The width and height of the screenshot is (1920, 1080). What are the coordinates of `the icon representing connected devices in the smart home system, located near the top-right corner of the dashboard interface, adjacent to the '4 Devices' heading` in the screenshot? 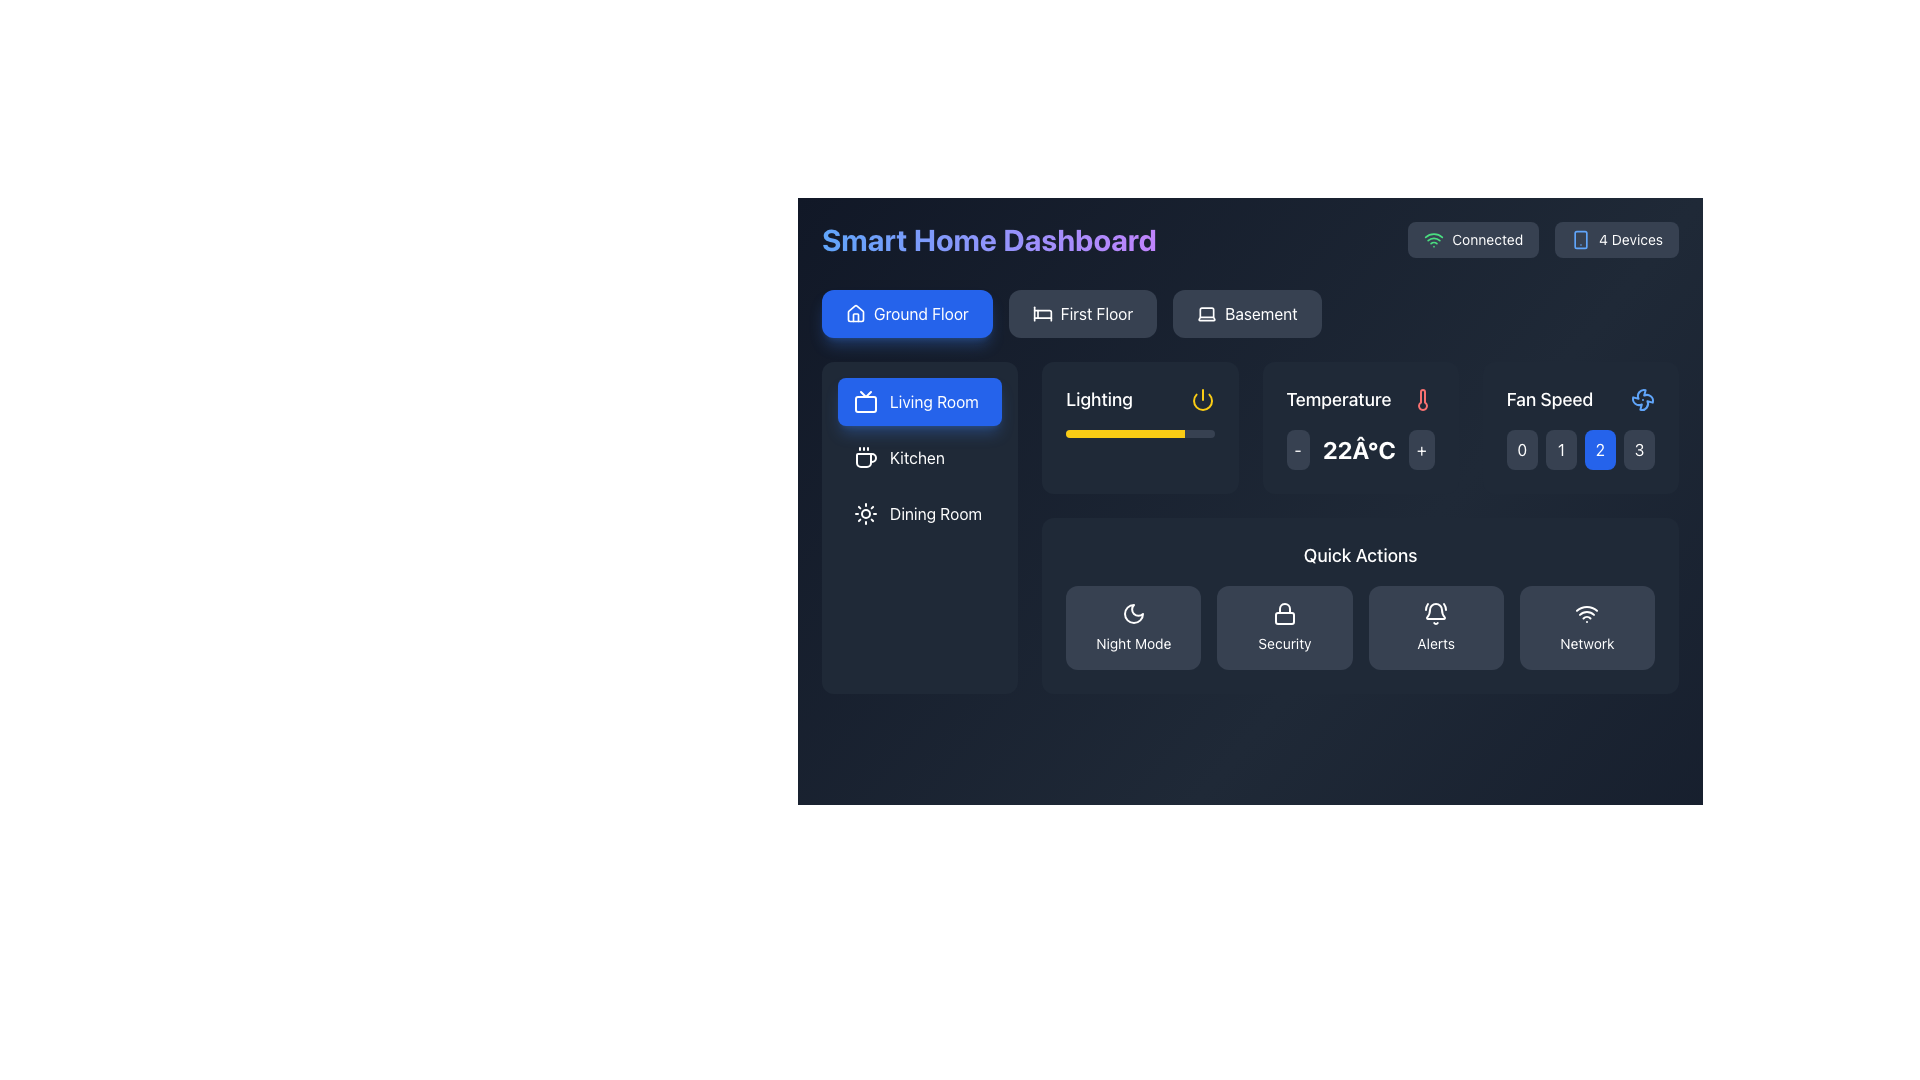 It's located at (1580, 238).